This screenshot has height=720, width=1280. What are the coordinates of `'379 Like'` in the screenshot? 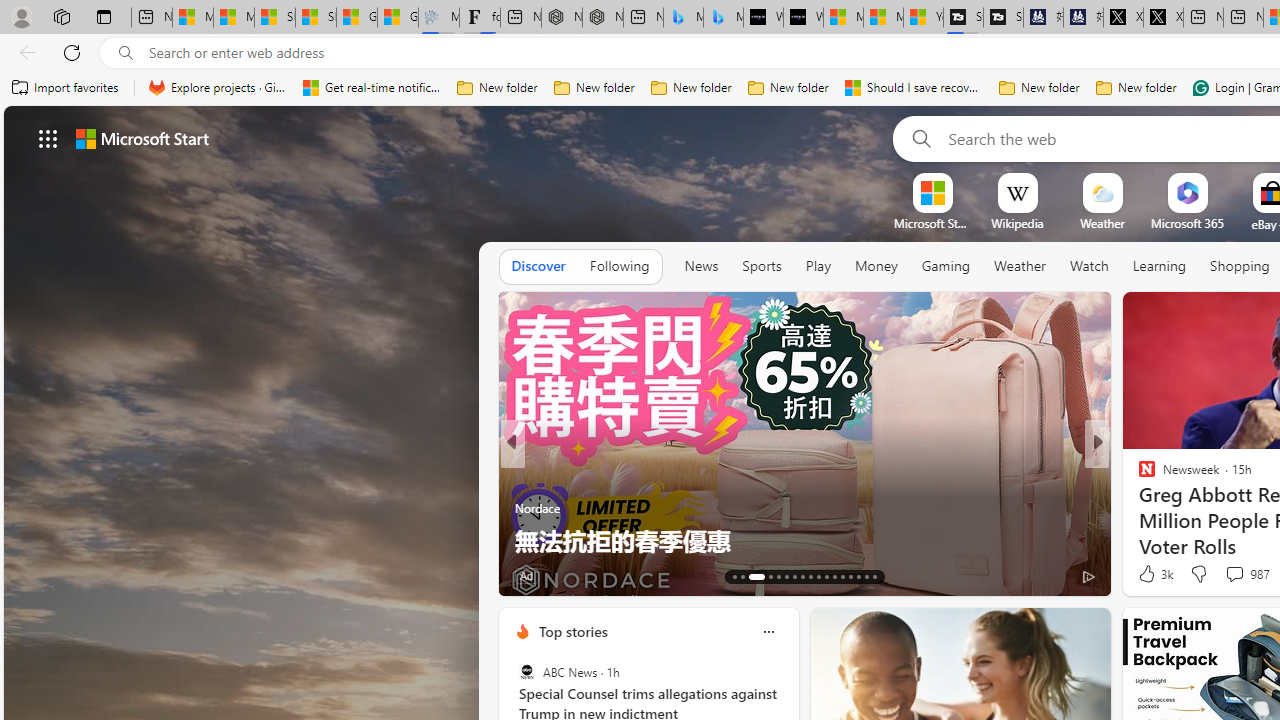 It's located at (1152, 575).